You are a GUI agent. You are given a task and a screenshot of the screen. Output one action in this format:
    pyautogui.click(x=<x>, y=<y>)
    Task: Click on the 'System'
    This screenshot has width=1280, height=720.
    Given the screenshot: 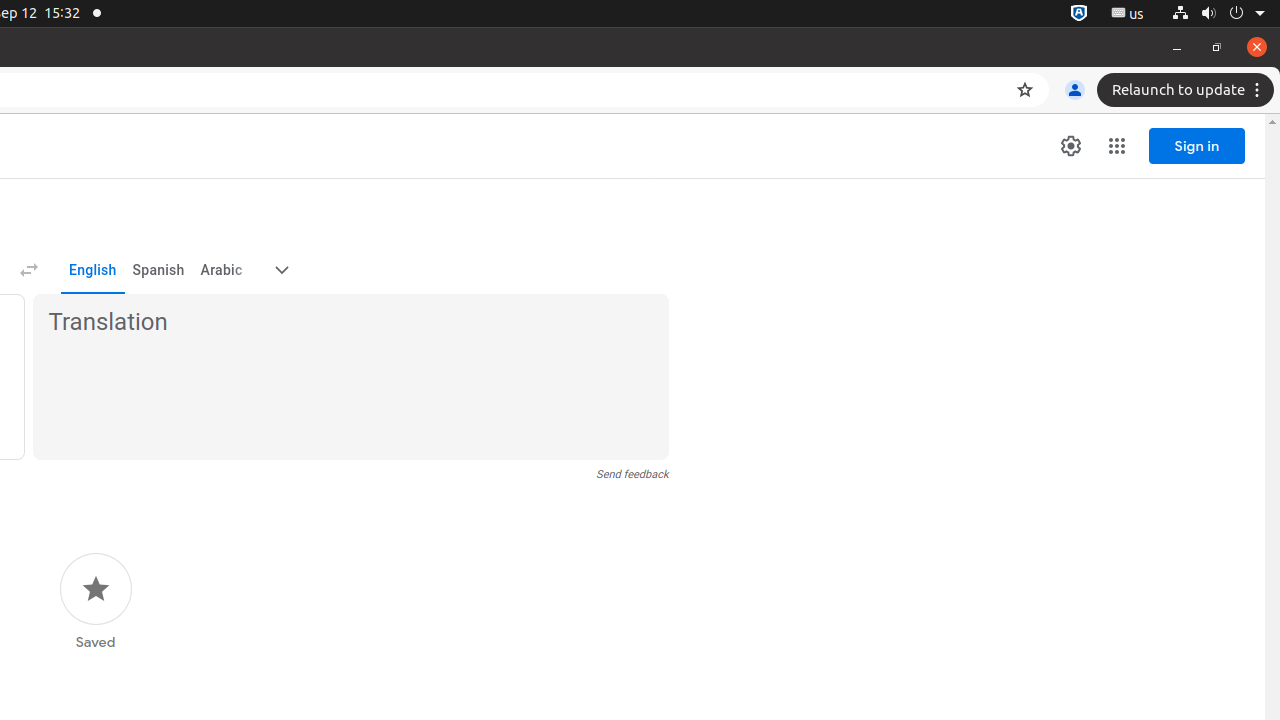 What is the action you would take?
    pyautogui.click(x=1217, y=13)
    